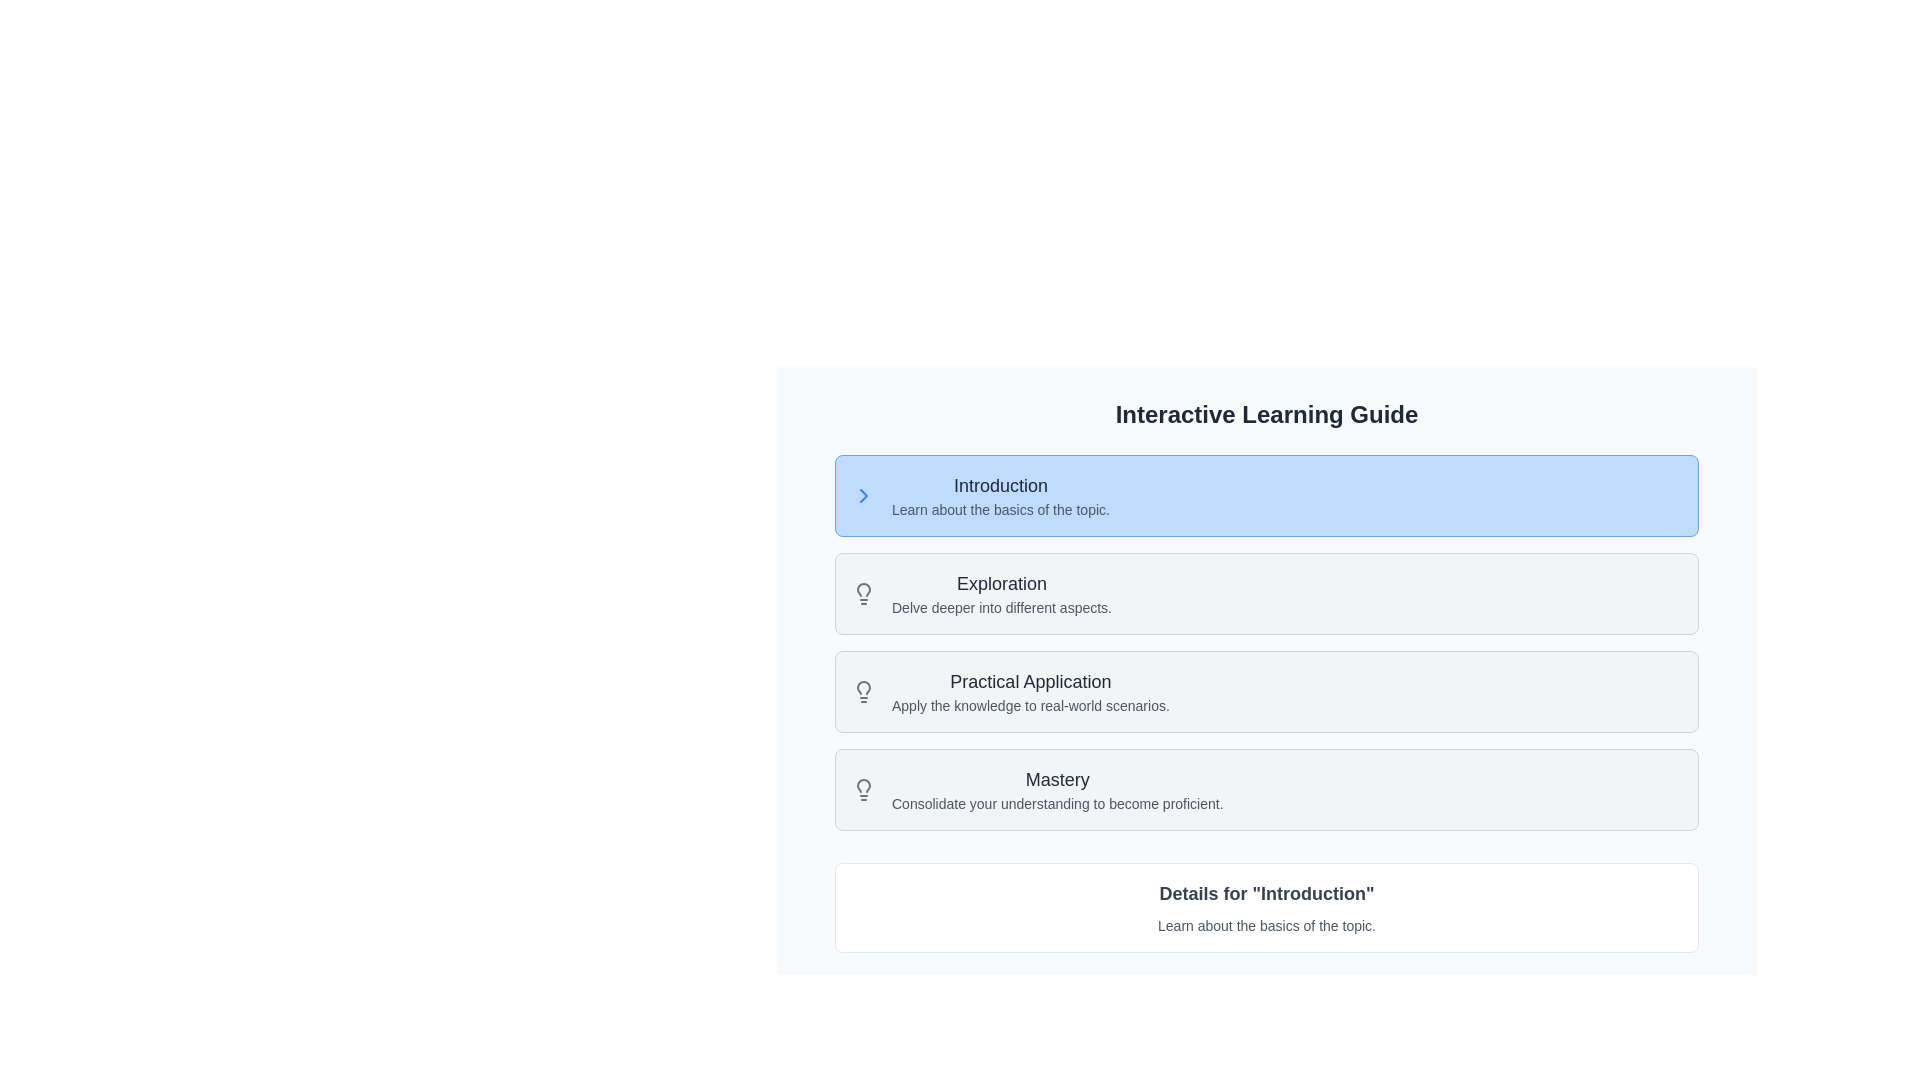 Image resolution: width=1920 pixels, height=1080 pixels. I want to click on the text label that serves as a title for the section, located above descriptive text in the third section of a vertical list of labeled boxes, so click(1030, 681).